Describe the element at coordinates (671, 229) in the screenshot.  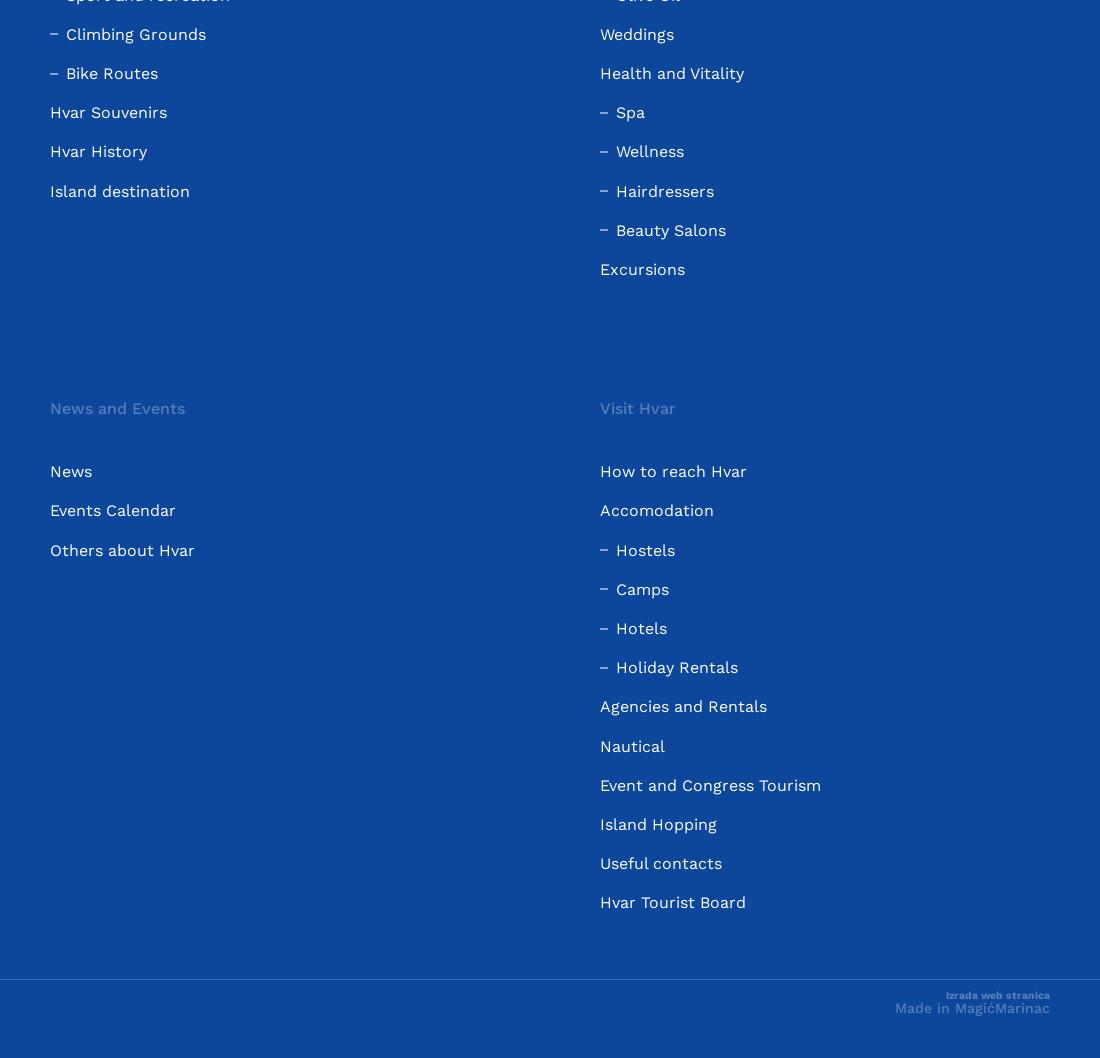
I see `'Beauty Salons'` at that location.